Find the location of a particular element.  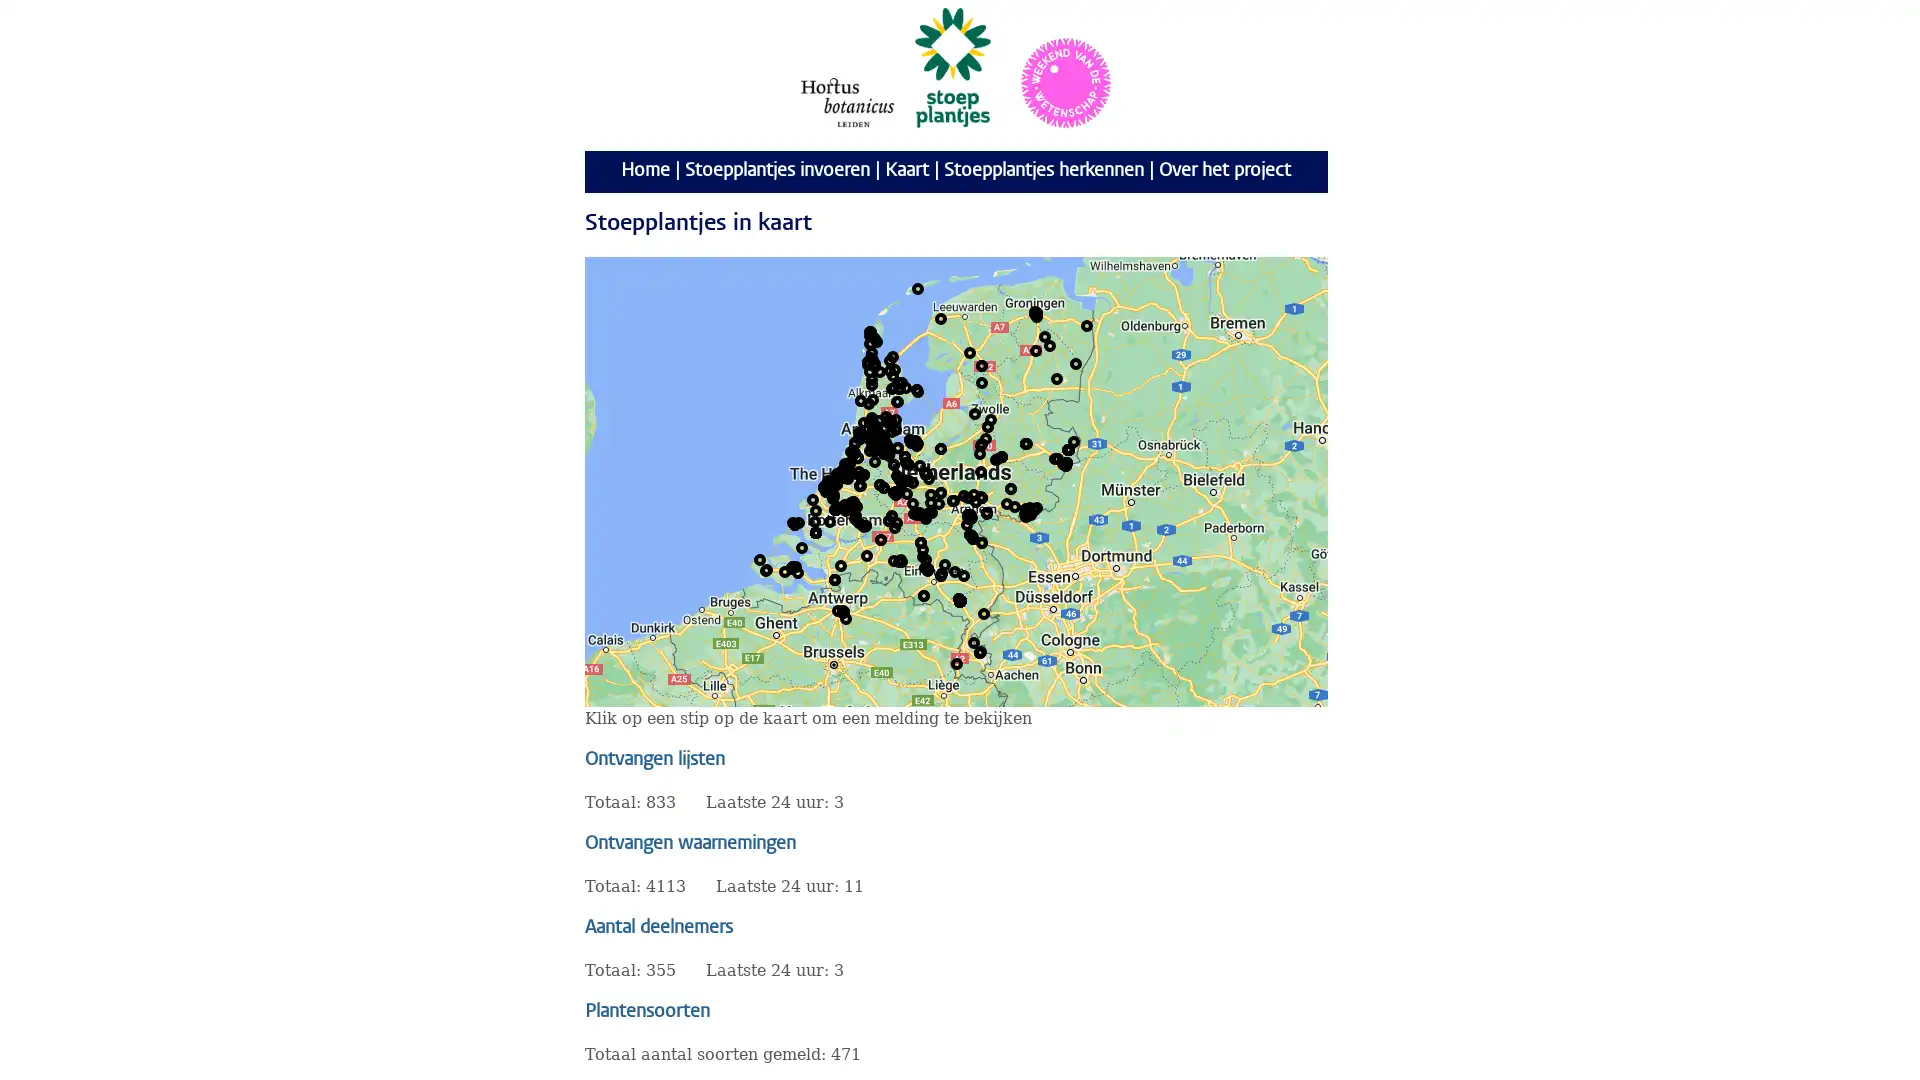

Telling van op 28 oktober 2021 is located at coordinates (843, 611).